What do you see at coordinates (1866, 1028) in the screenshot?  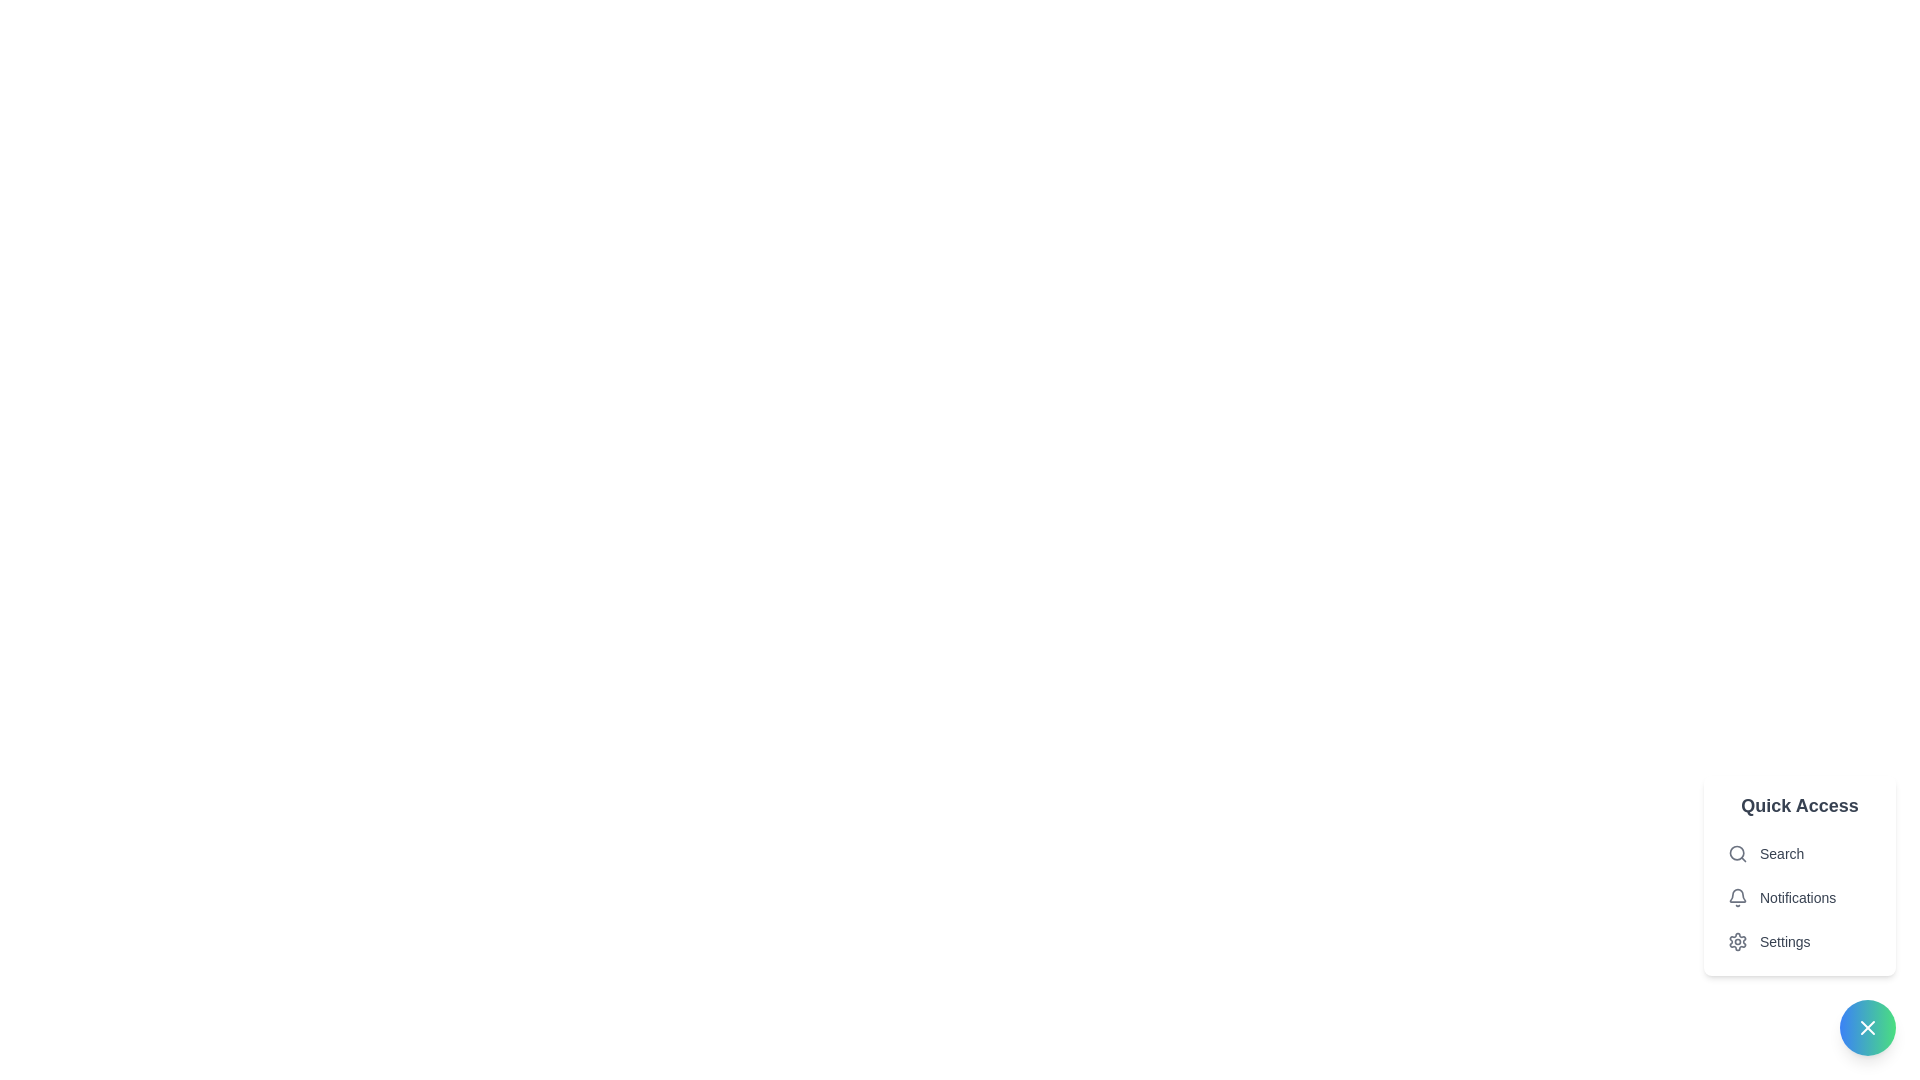 I see `the 'close' button with an 'X' icon located at the bottom-right corner of the interface` at bounding box center [1866, 1028].